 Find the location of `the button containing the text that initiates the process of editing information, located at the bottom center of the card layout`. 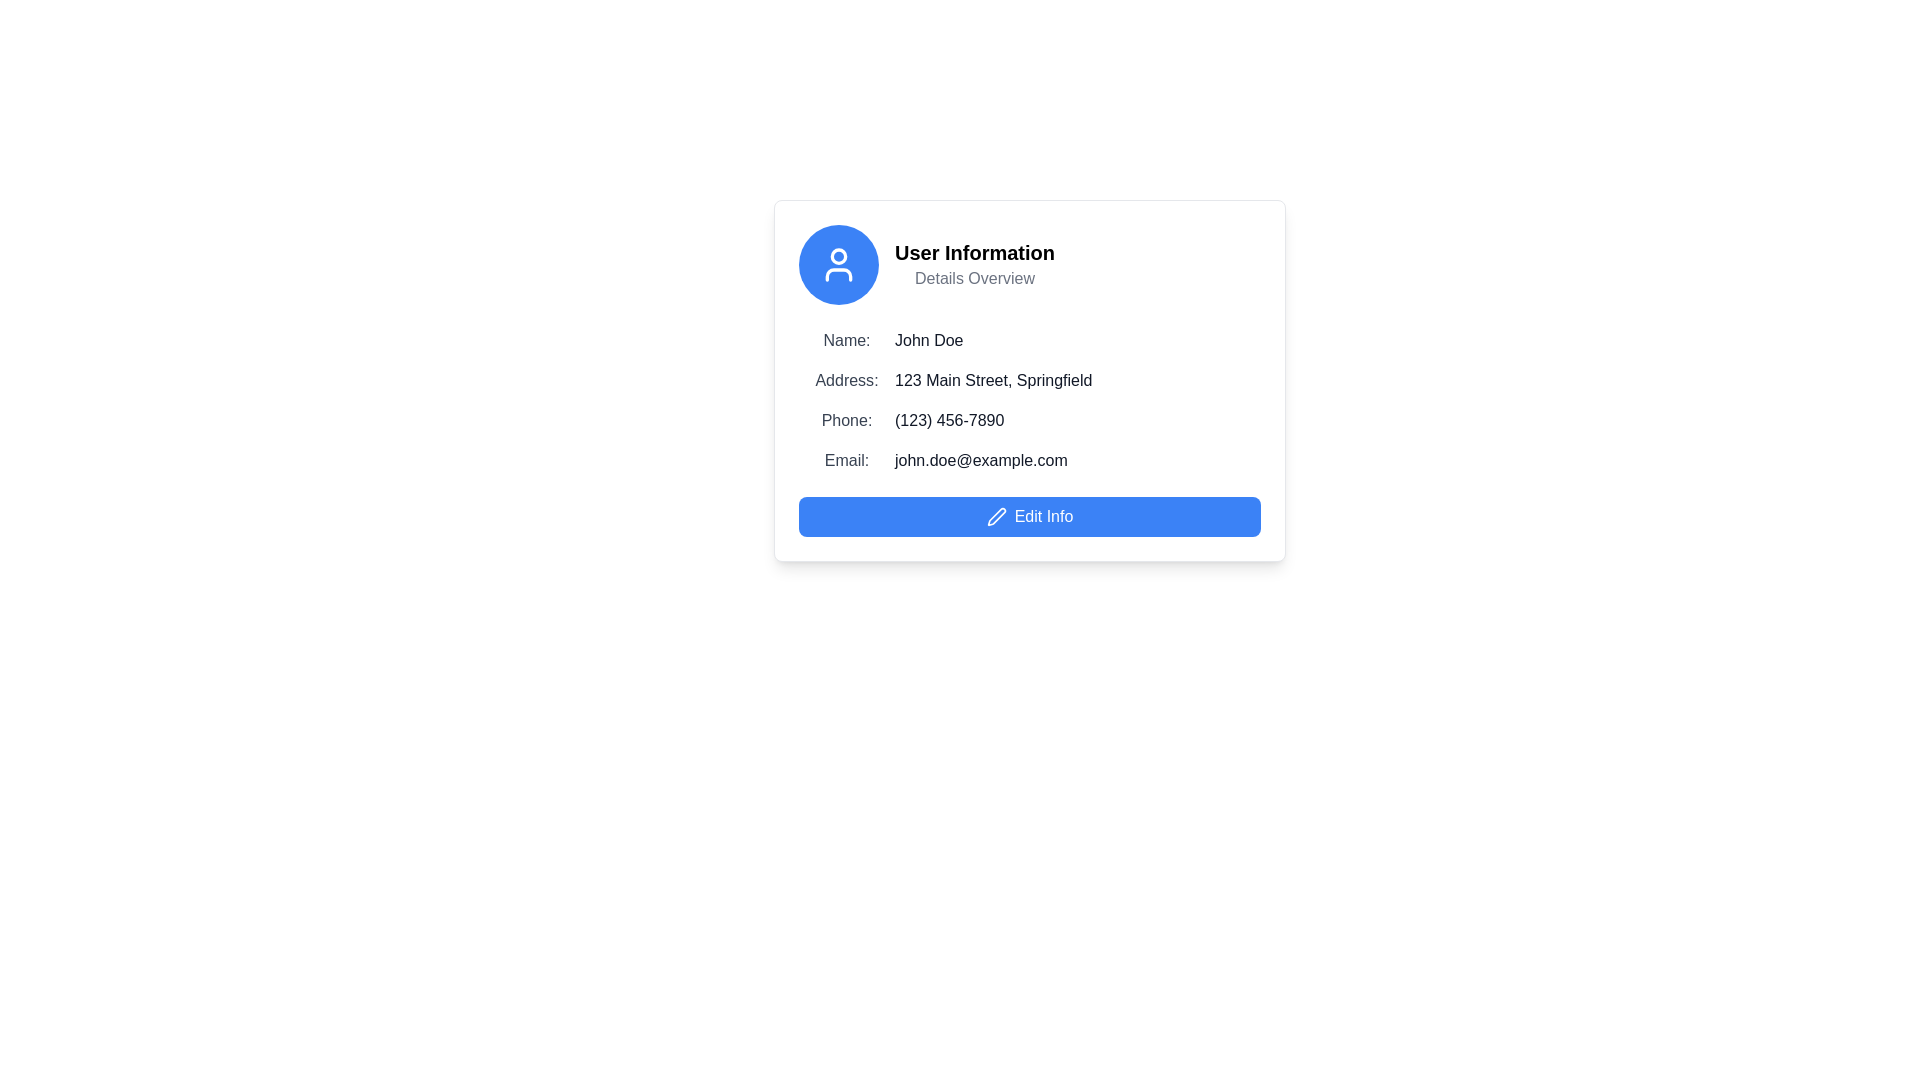

the button containing the text that initiates the process of editing information, located at the bottom center of the card layout is located at coordinates (1042, 515).